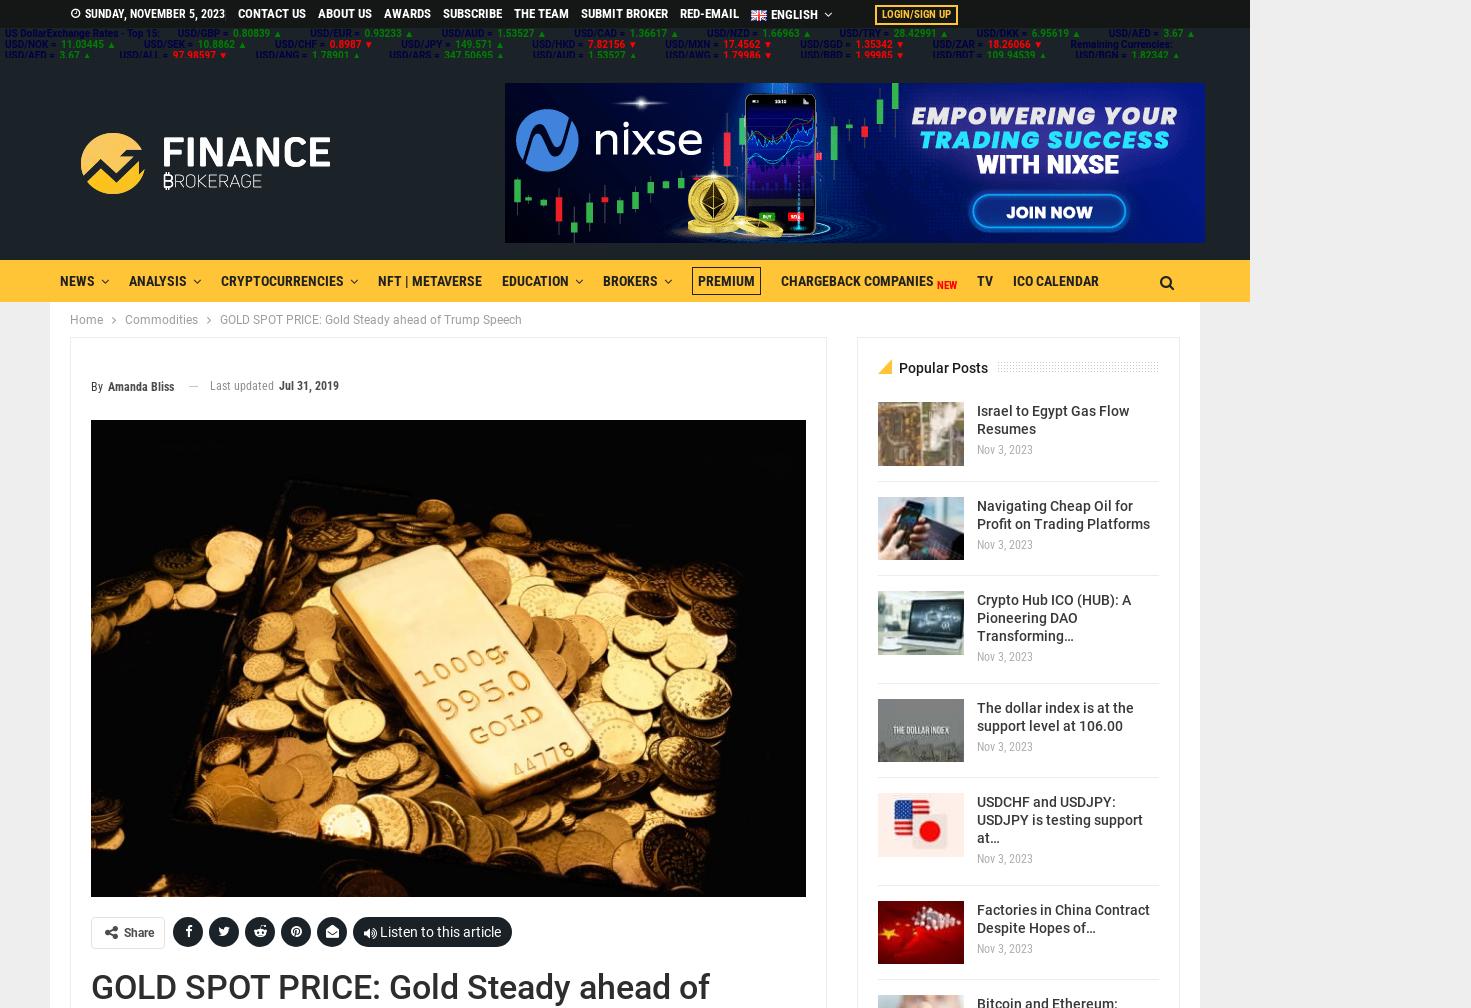 This screenshot has height=1008, width=1471. Describe the element at coordinates (76, 281) in the screenshot. I see `'News'` at that location.